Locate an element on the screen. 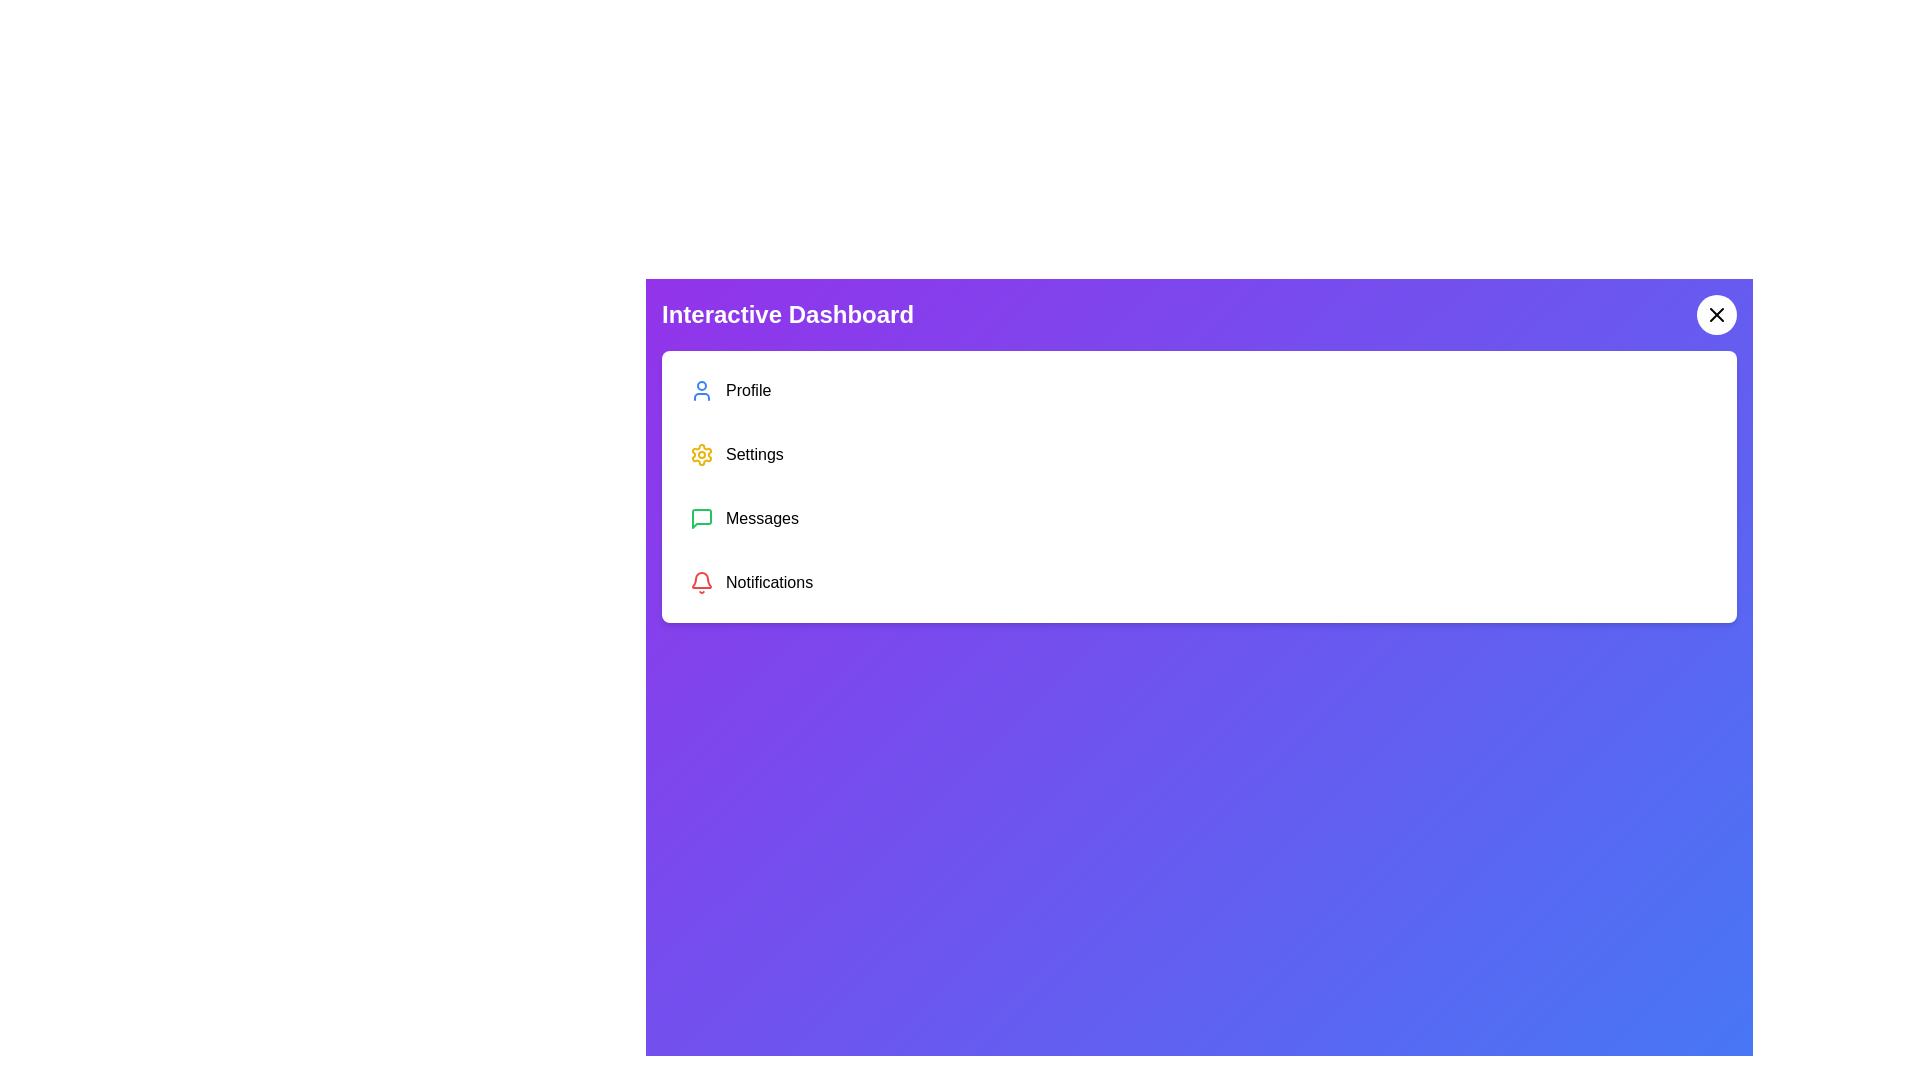 The height and width of the screenshot is (1080, 1920). the close Icon Button located at the top-right corner of the main interface is located at coordinates (1716, 315).